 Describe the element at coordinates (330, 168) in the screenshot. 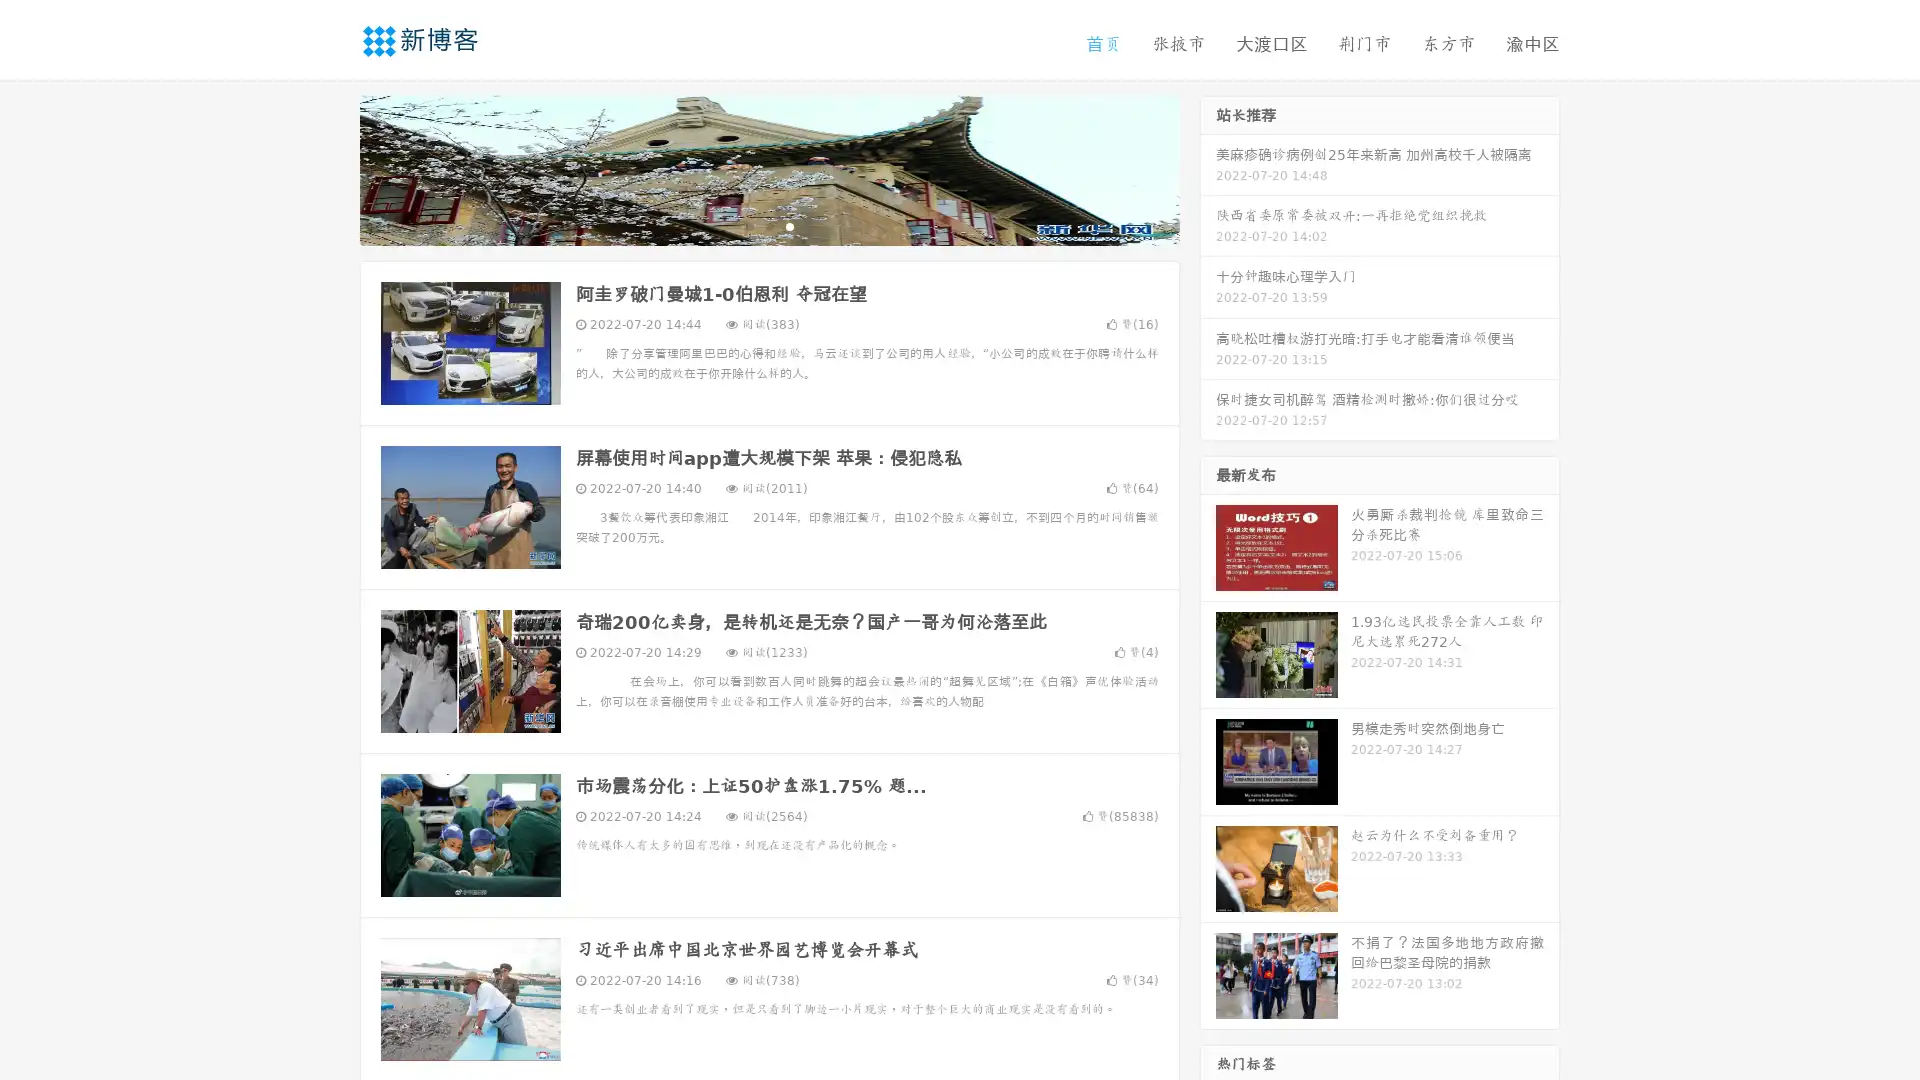

I see `Previous slide` at that location.